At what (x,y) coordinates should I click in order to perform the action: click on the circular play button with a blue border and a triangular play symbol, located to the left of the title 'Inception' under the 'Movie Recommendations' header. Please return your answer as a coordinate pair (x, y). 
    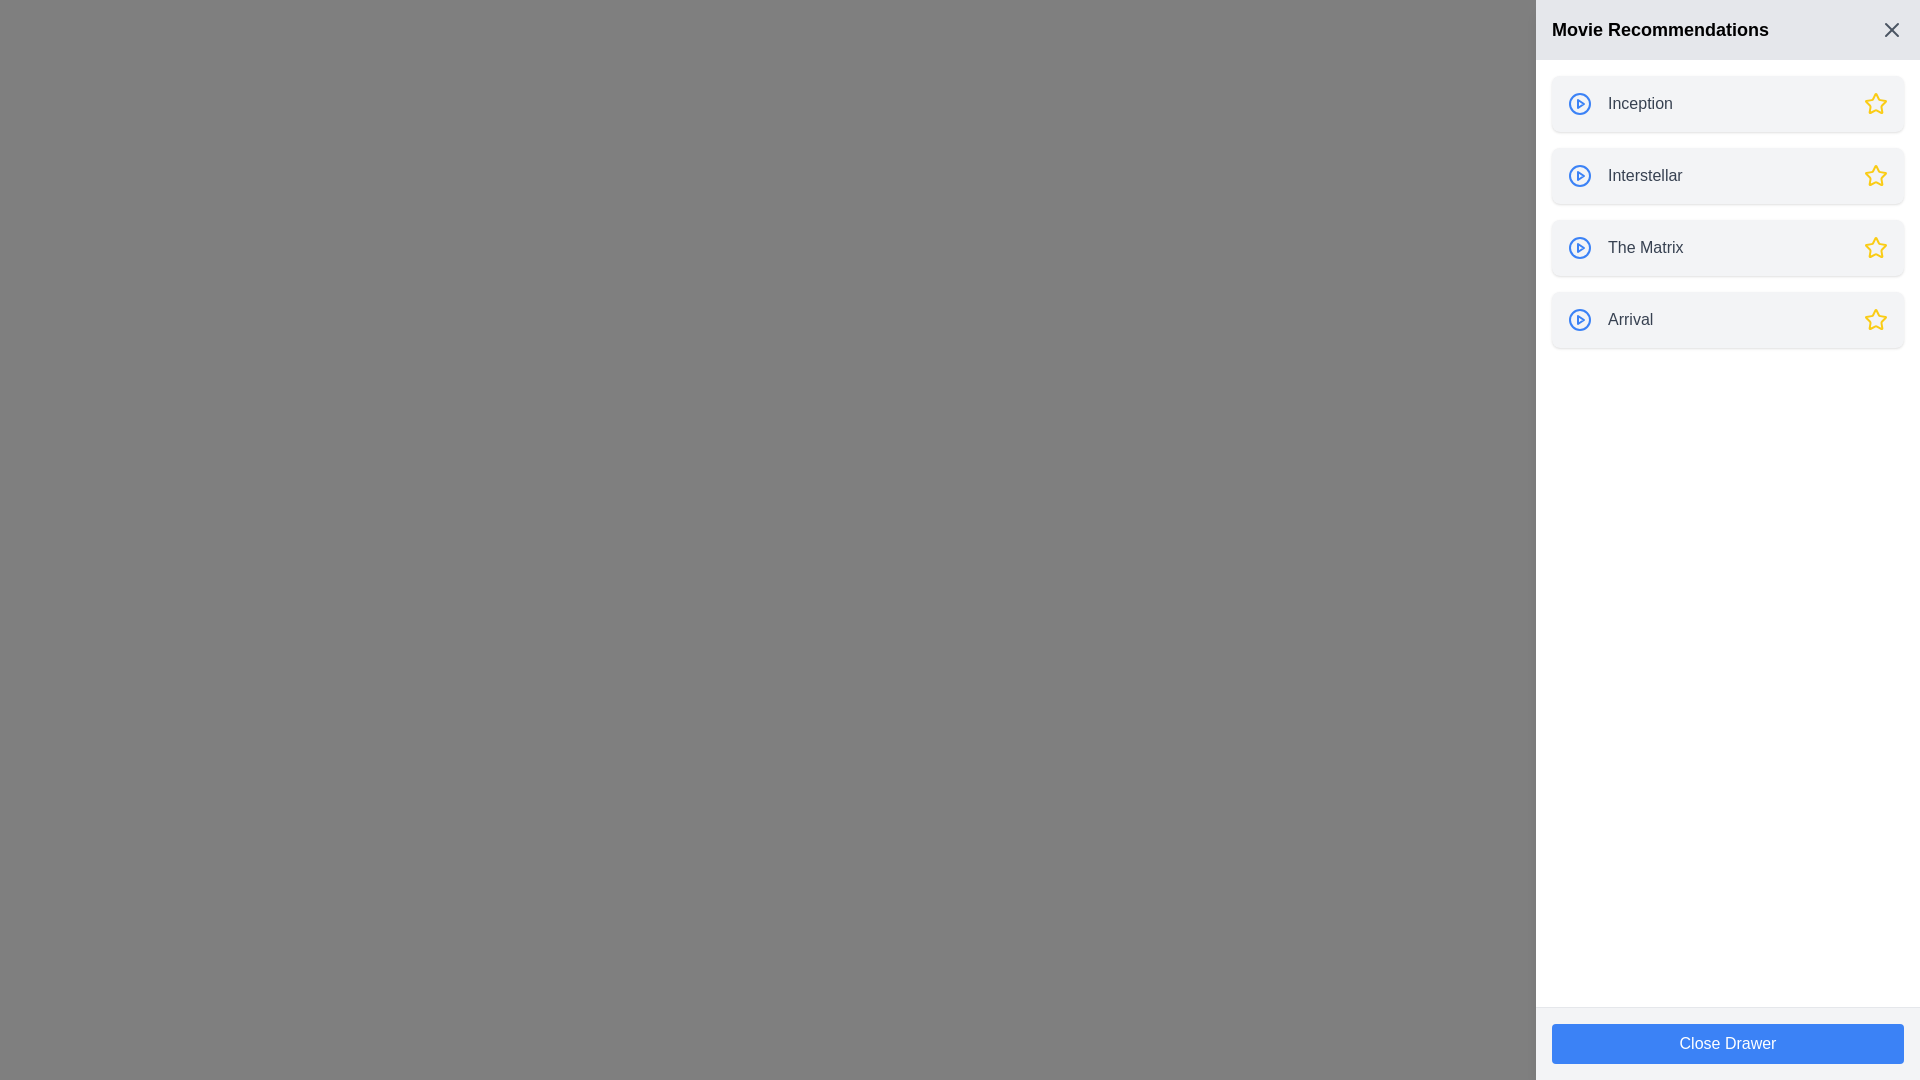
    Looking at the image, I should click on (1578, 104).